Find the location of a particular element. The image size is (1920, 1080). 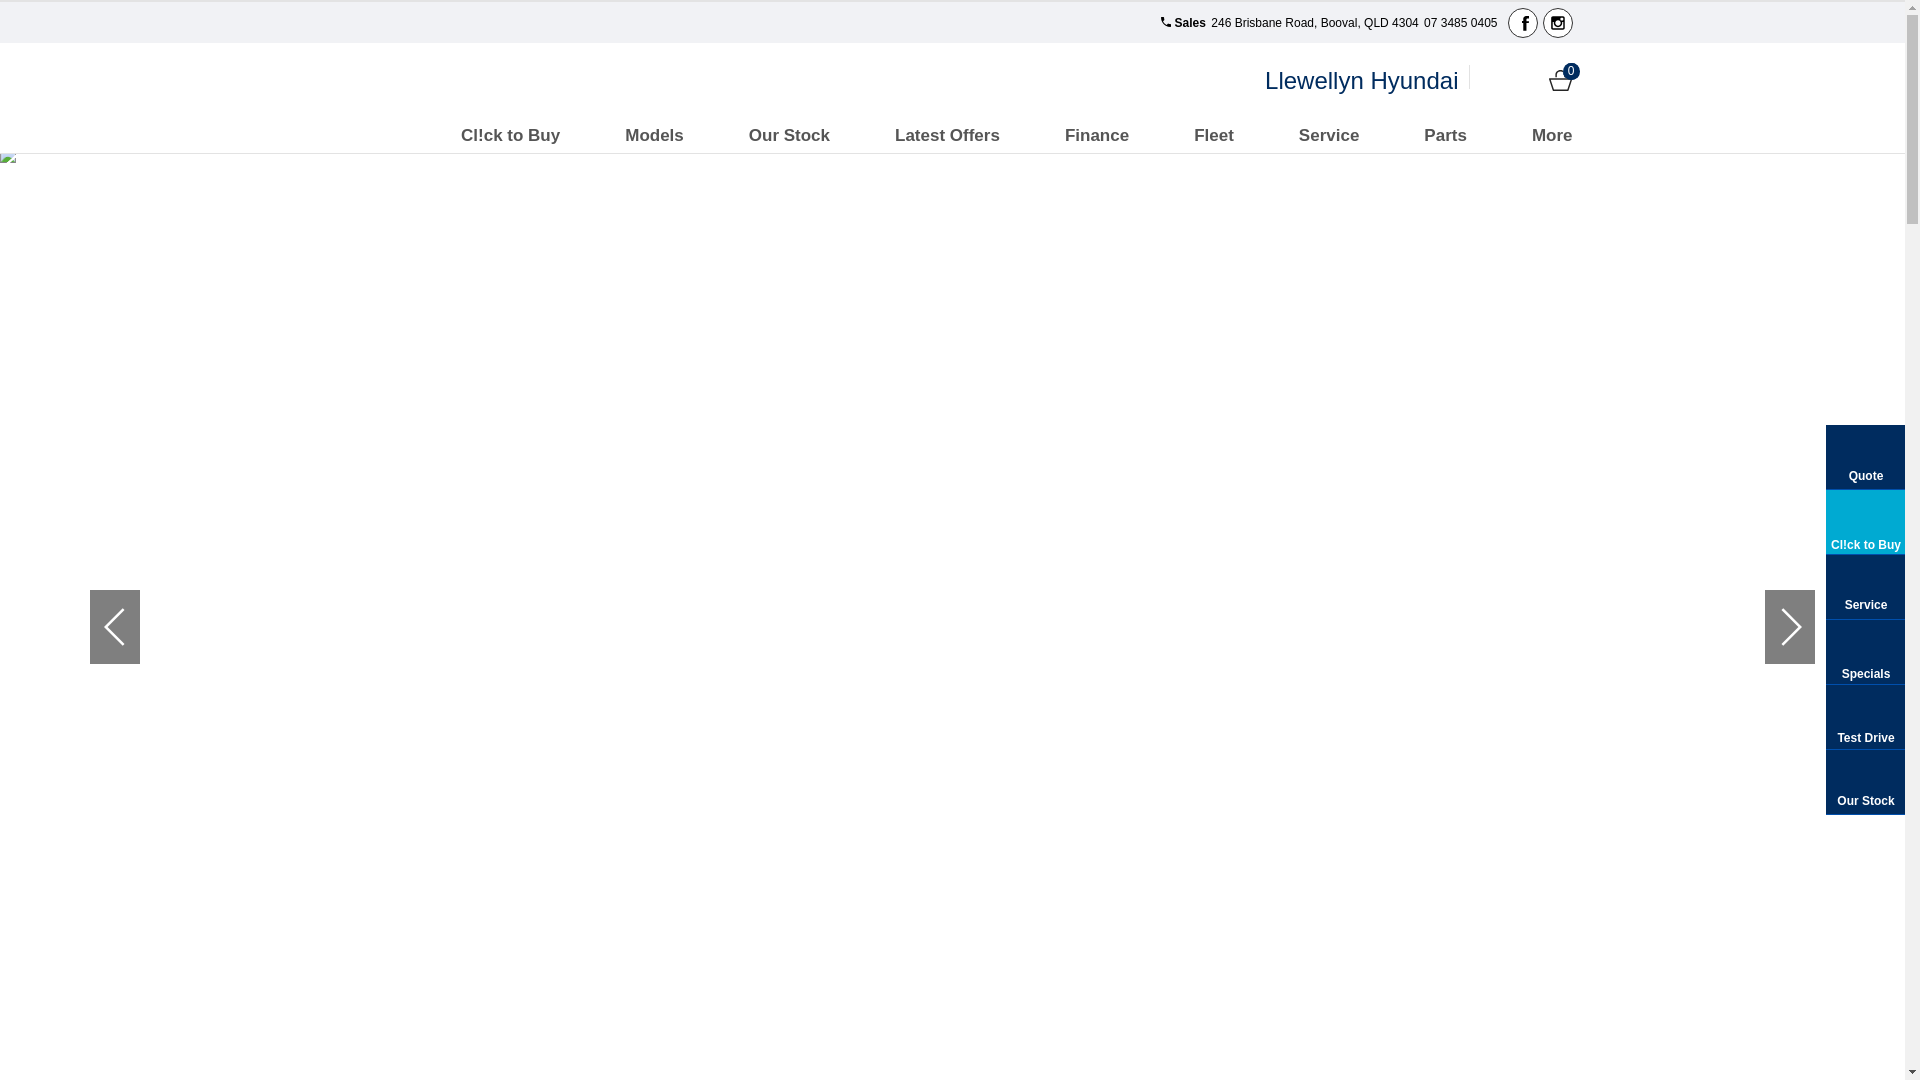

'Latest Offers' is located at coordinates (946, 135).